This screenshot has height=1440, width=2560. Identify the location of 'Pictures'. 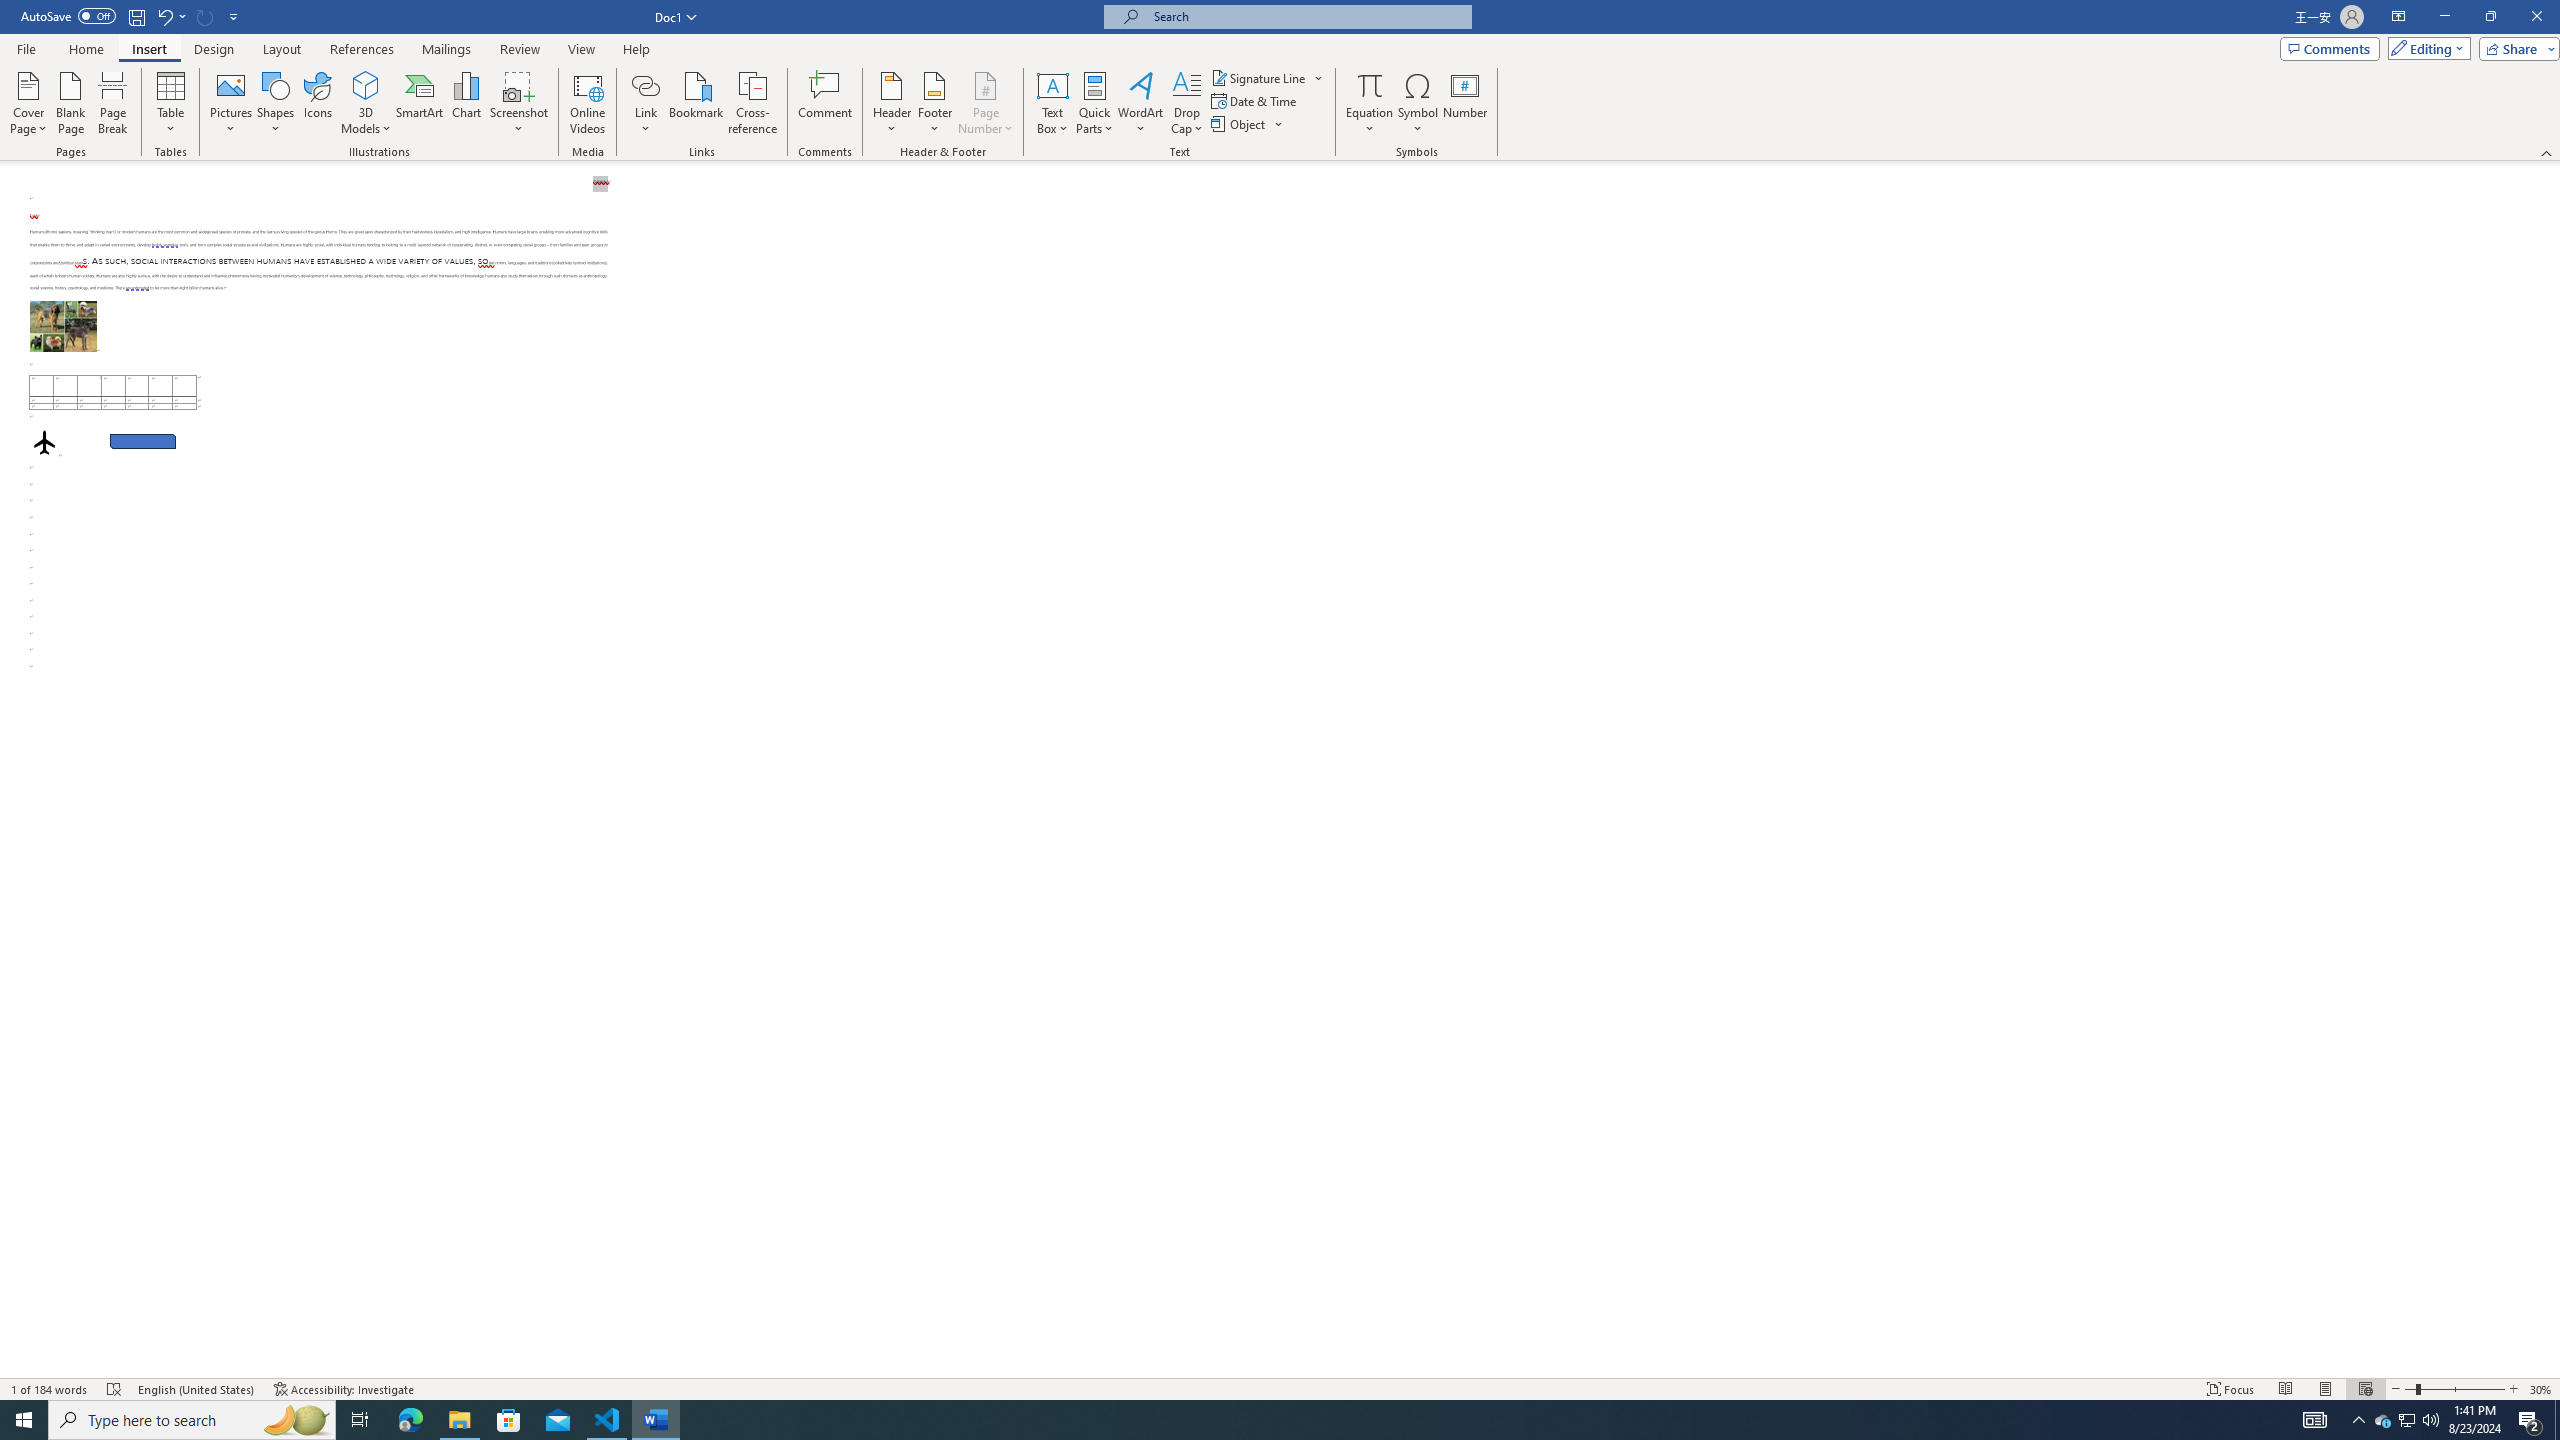
(231, 103).